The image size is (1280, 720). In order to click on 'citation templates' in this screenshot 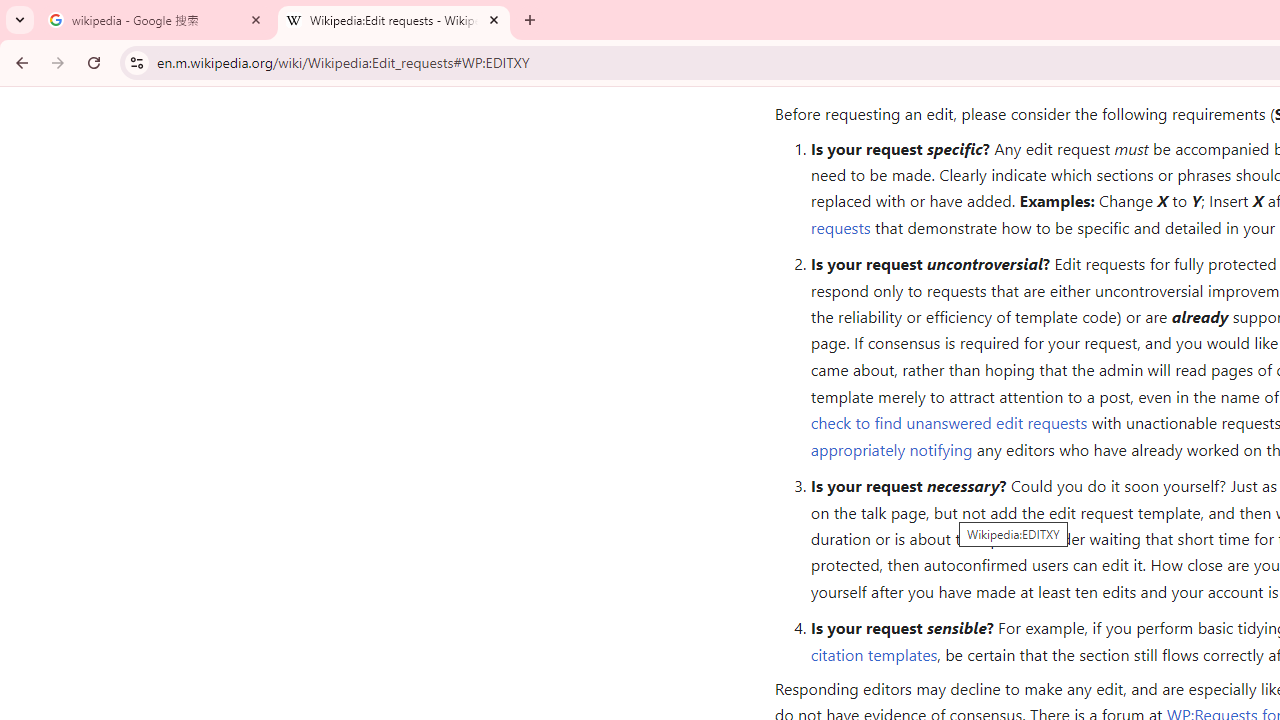, I will do `click(874, 654)`.